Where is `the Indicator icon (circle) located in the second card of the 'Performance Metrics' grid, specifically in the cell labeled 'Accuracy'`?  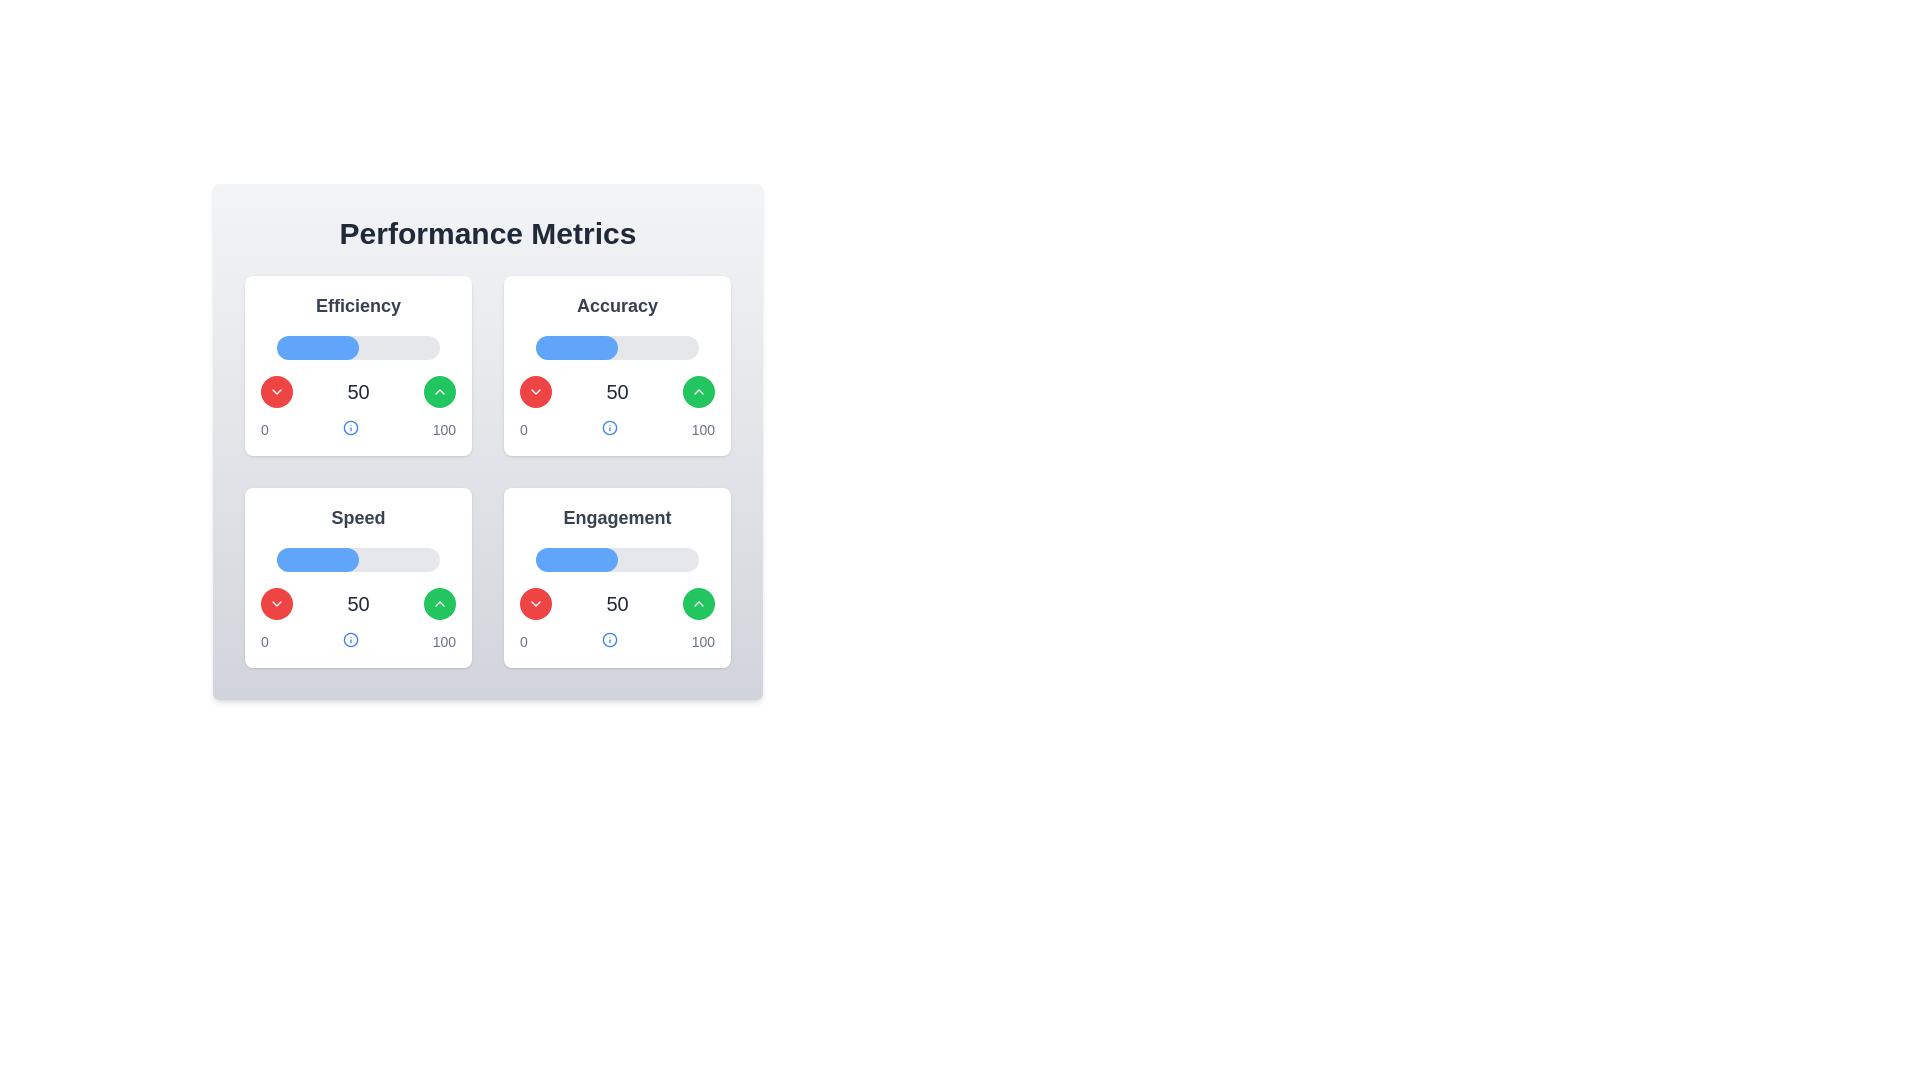 the Indicator icon (circle) located in the second card of the 'Performance Metrics' grid, specifically in the cell labeled 'Accuracy' is located at coordinates (608, 427).